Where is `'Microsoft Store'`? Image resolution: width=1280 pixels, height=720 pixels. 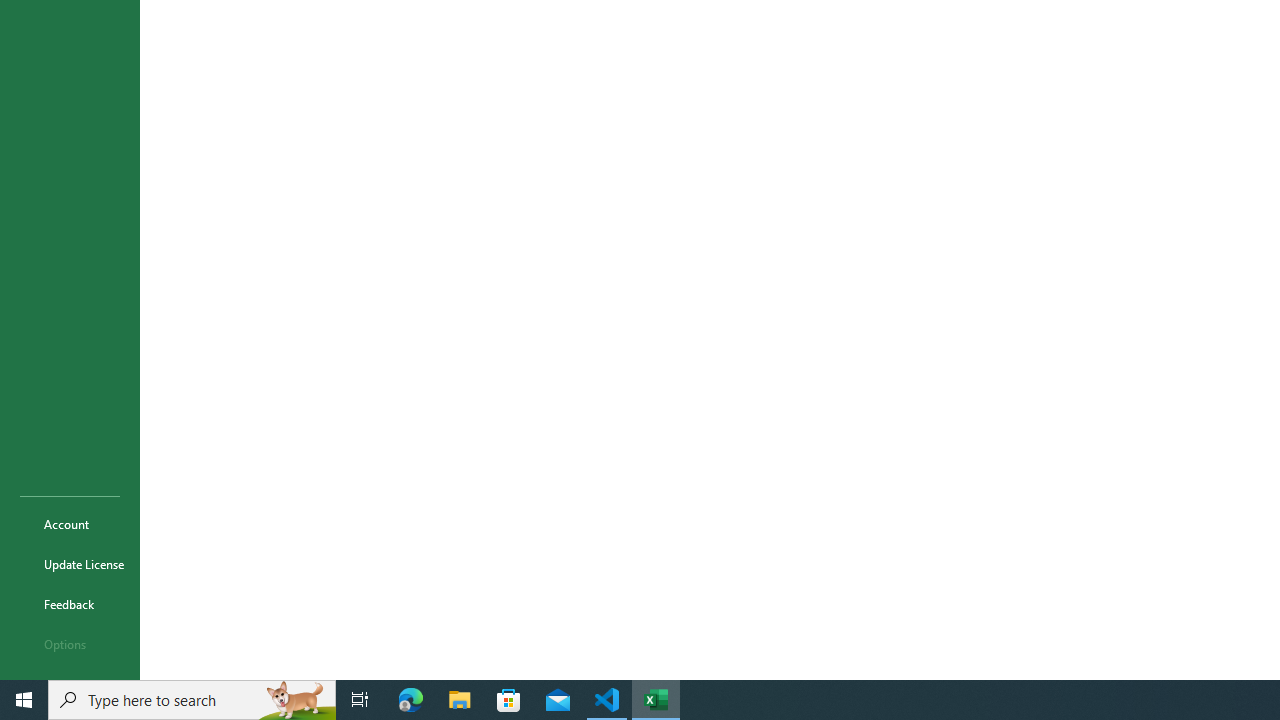
'Microsoft Store' is located at coordinates (509, 698).